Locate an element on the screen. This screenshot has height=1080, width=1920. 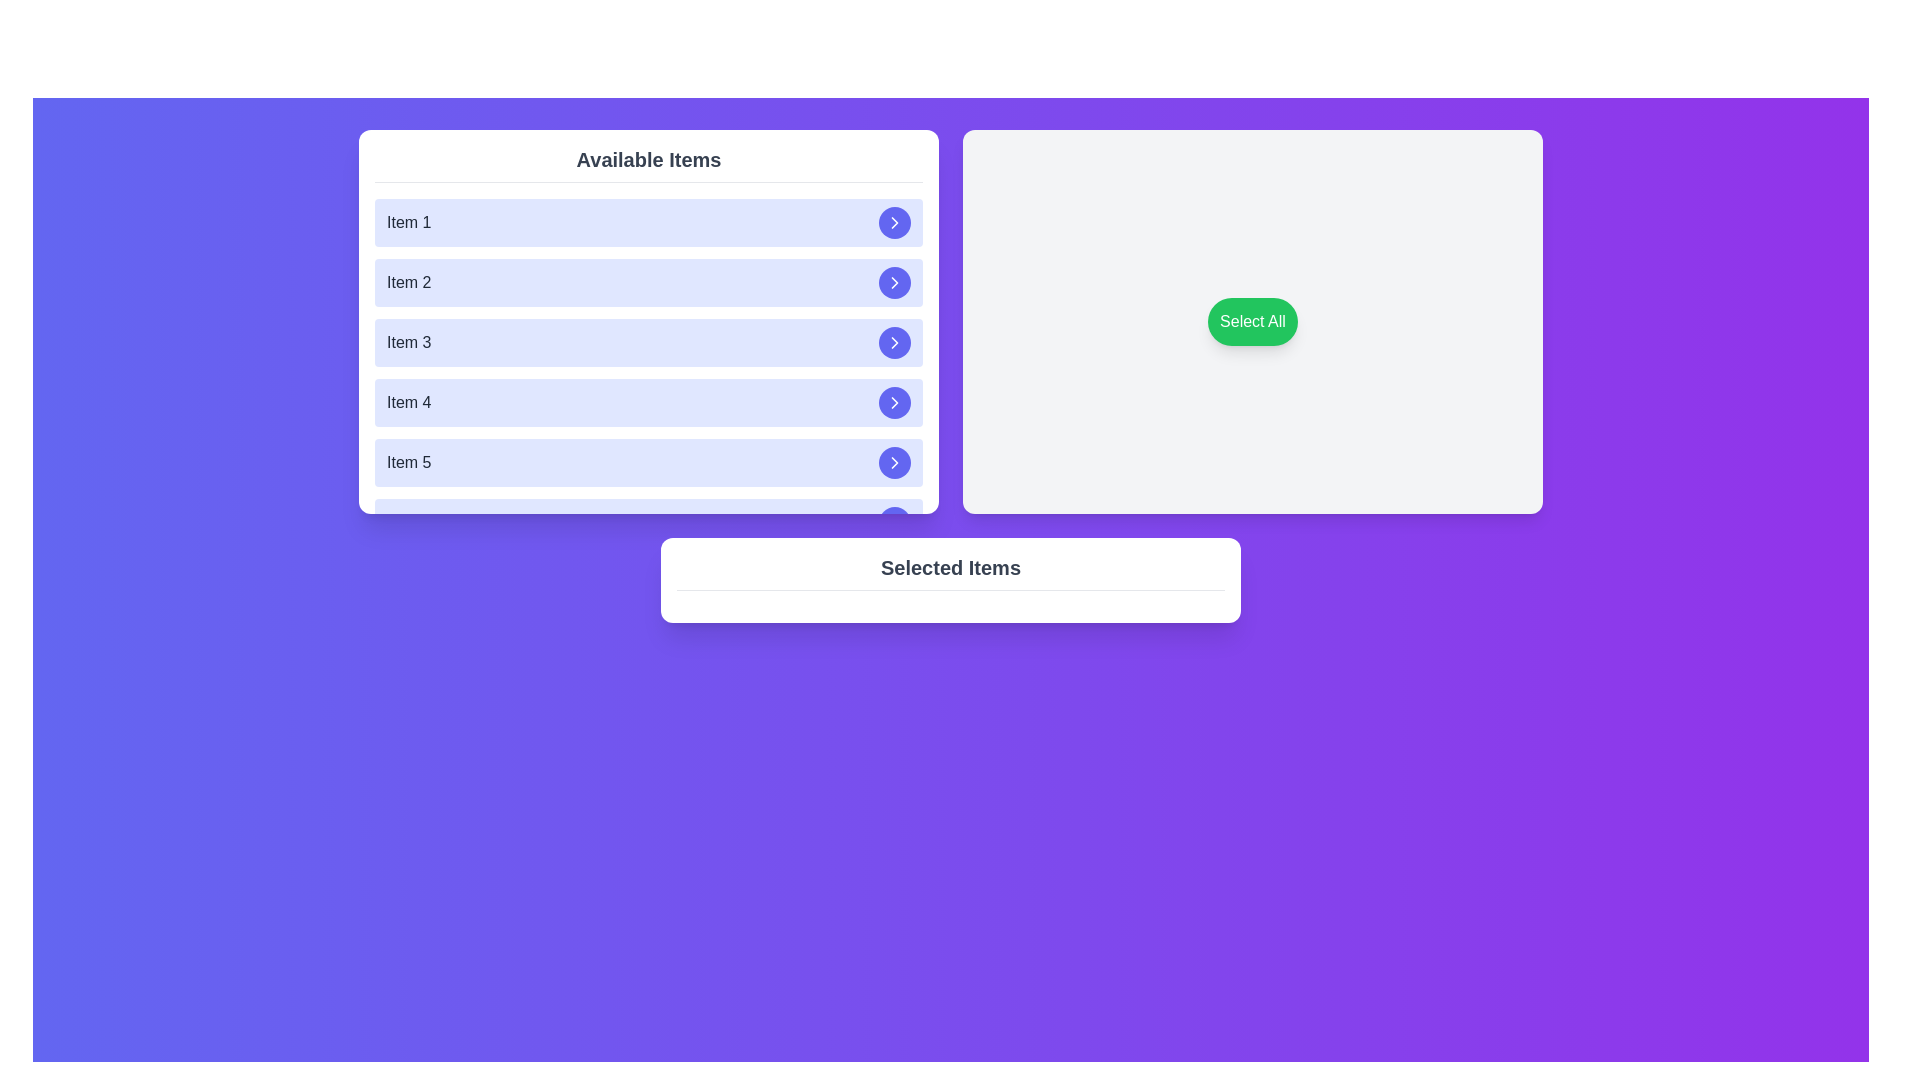
the Chevron Right icon associated with the fifth item in the 'Available Items' list to initiate a navigational action is located at coordinates (893, 462).